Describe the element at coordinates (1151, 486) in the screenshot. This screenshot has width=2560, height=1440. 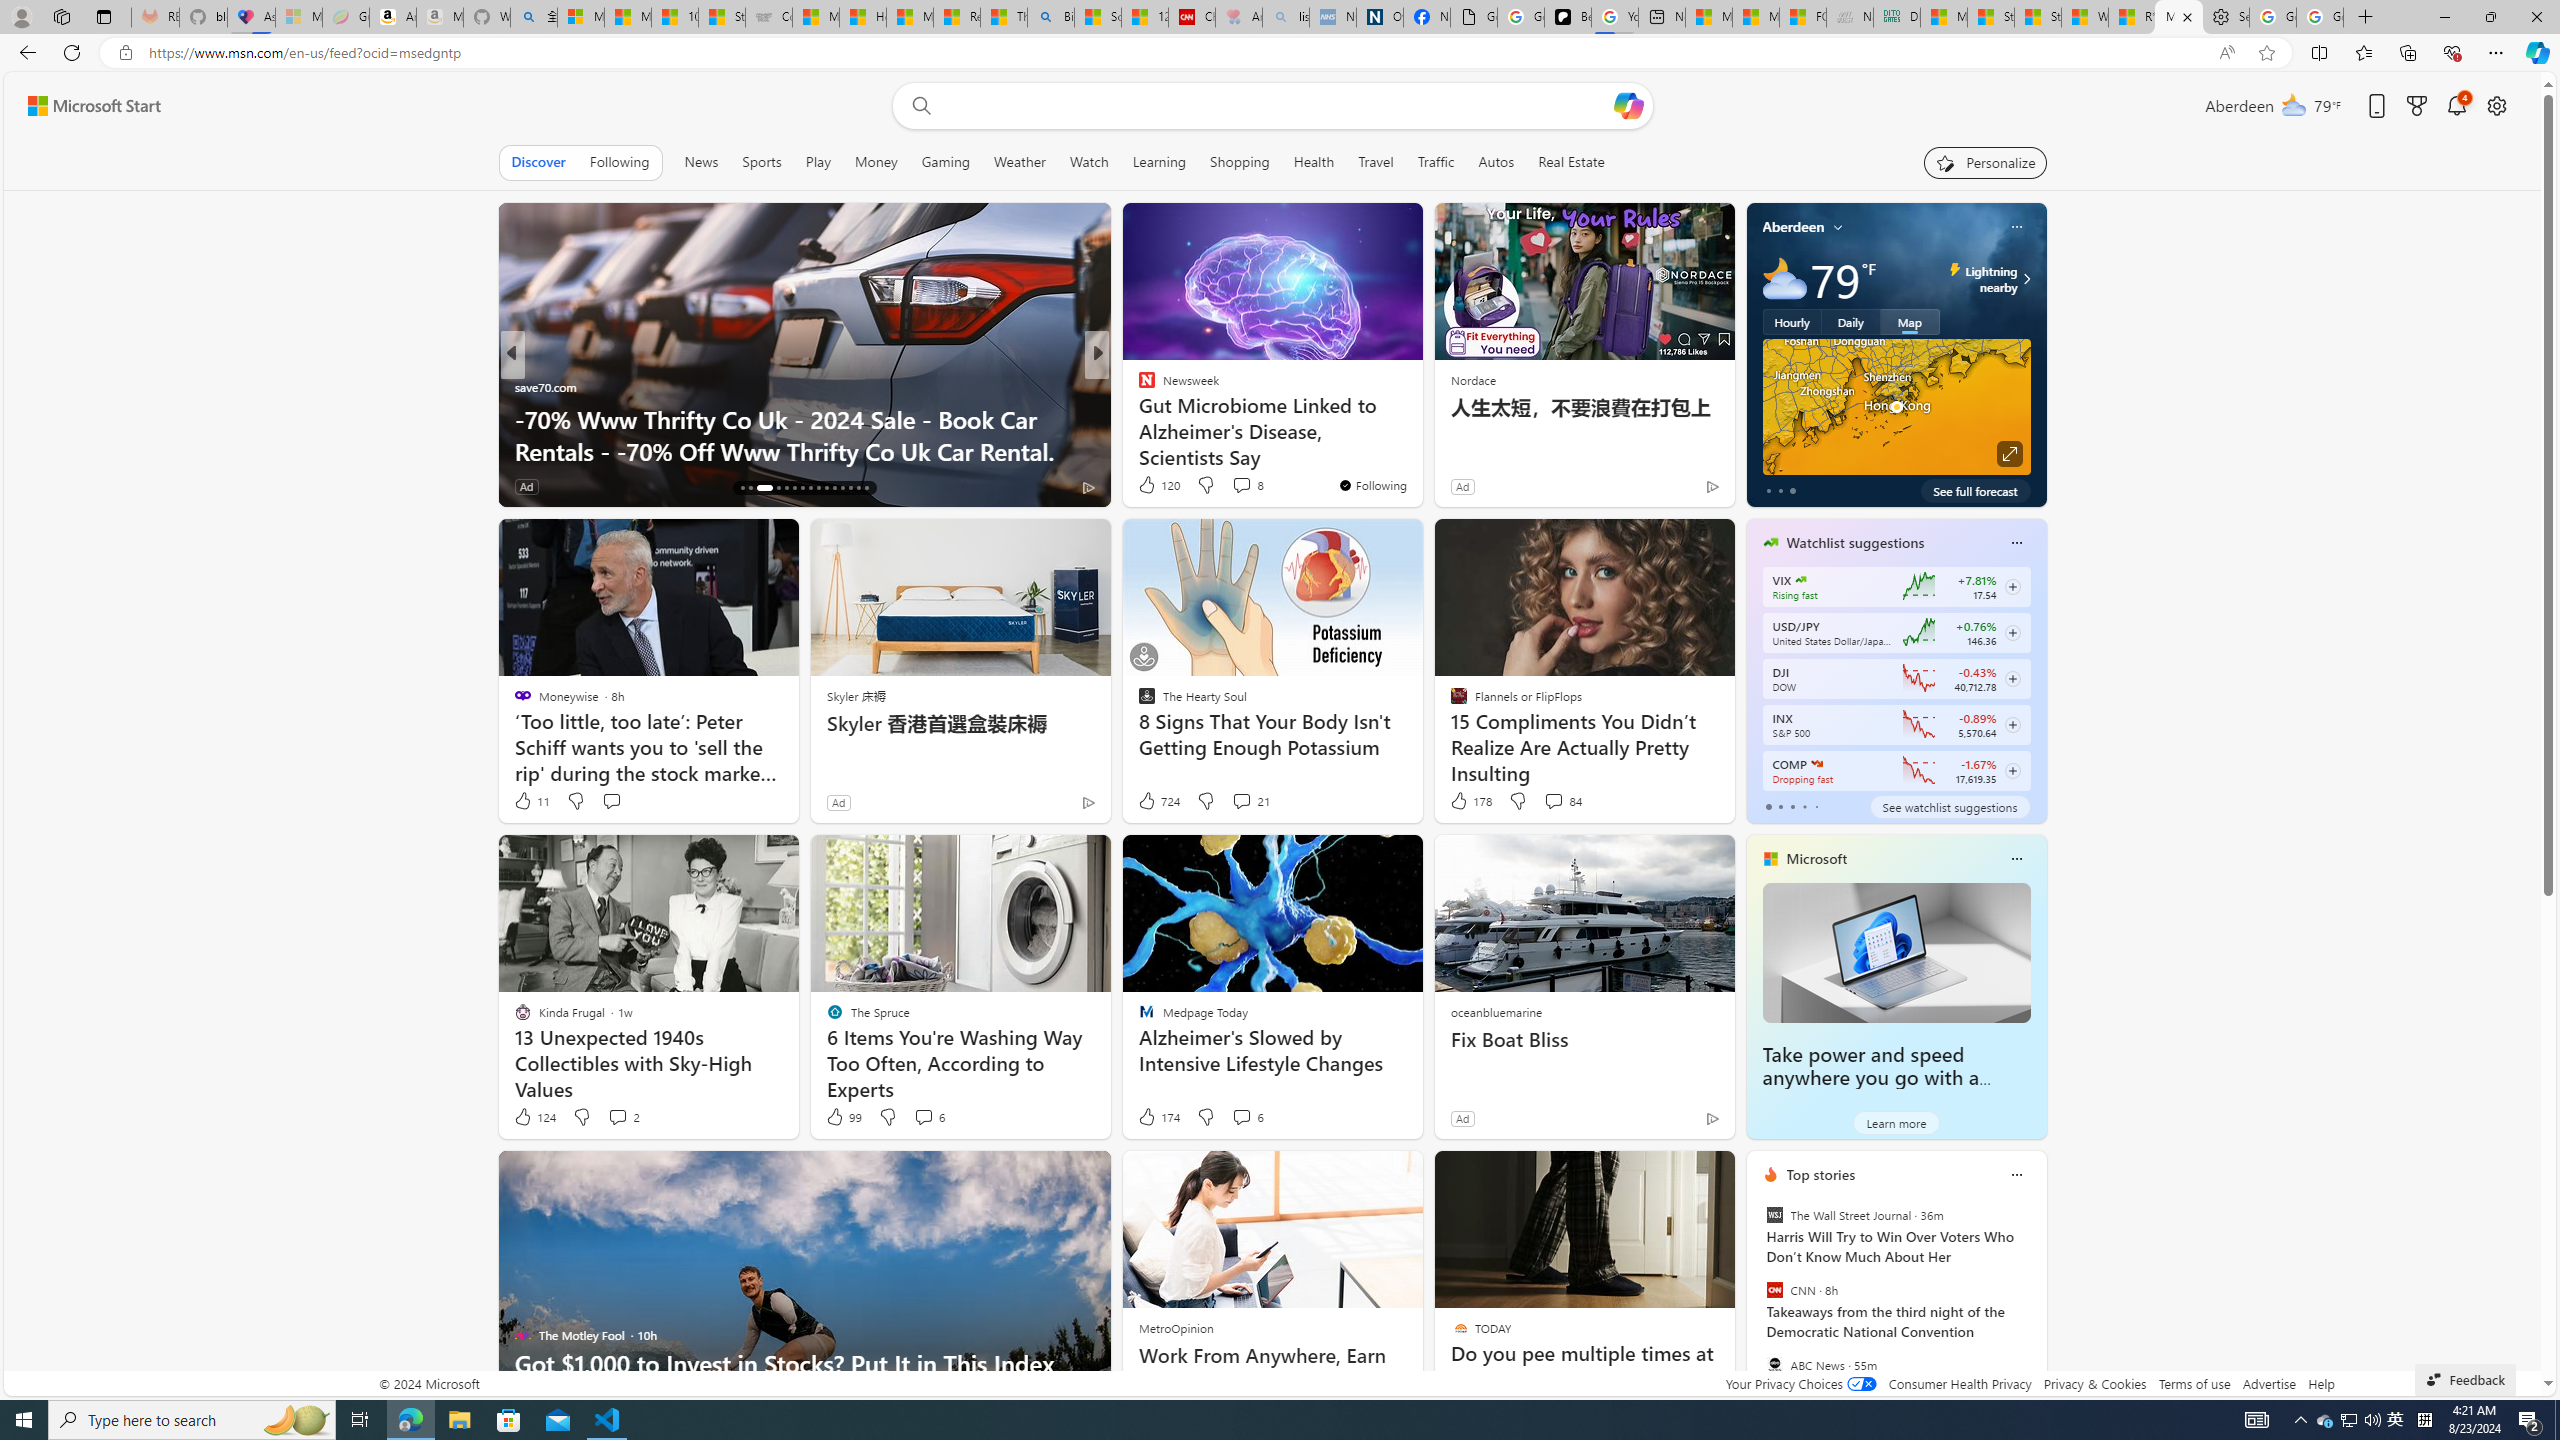
I see `'249 Like'` at that location.